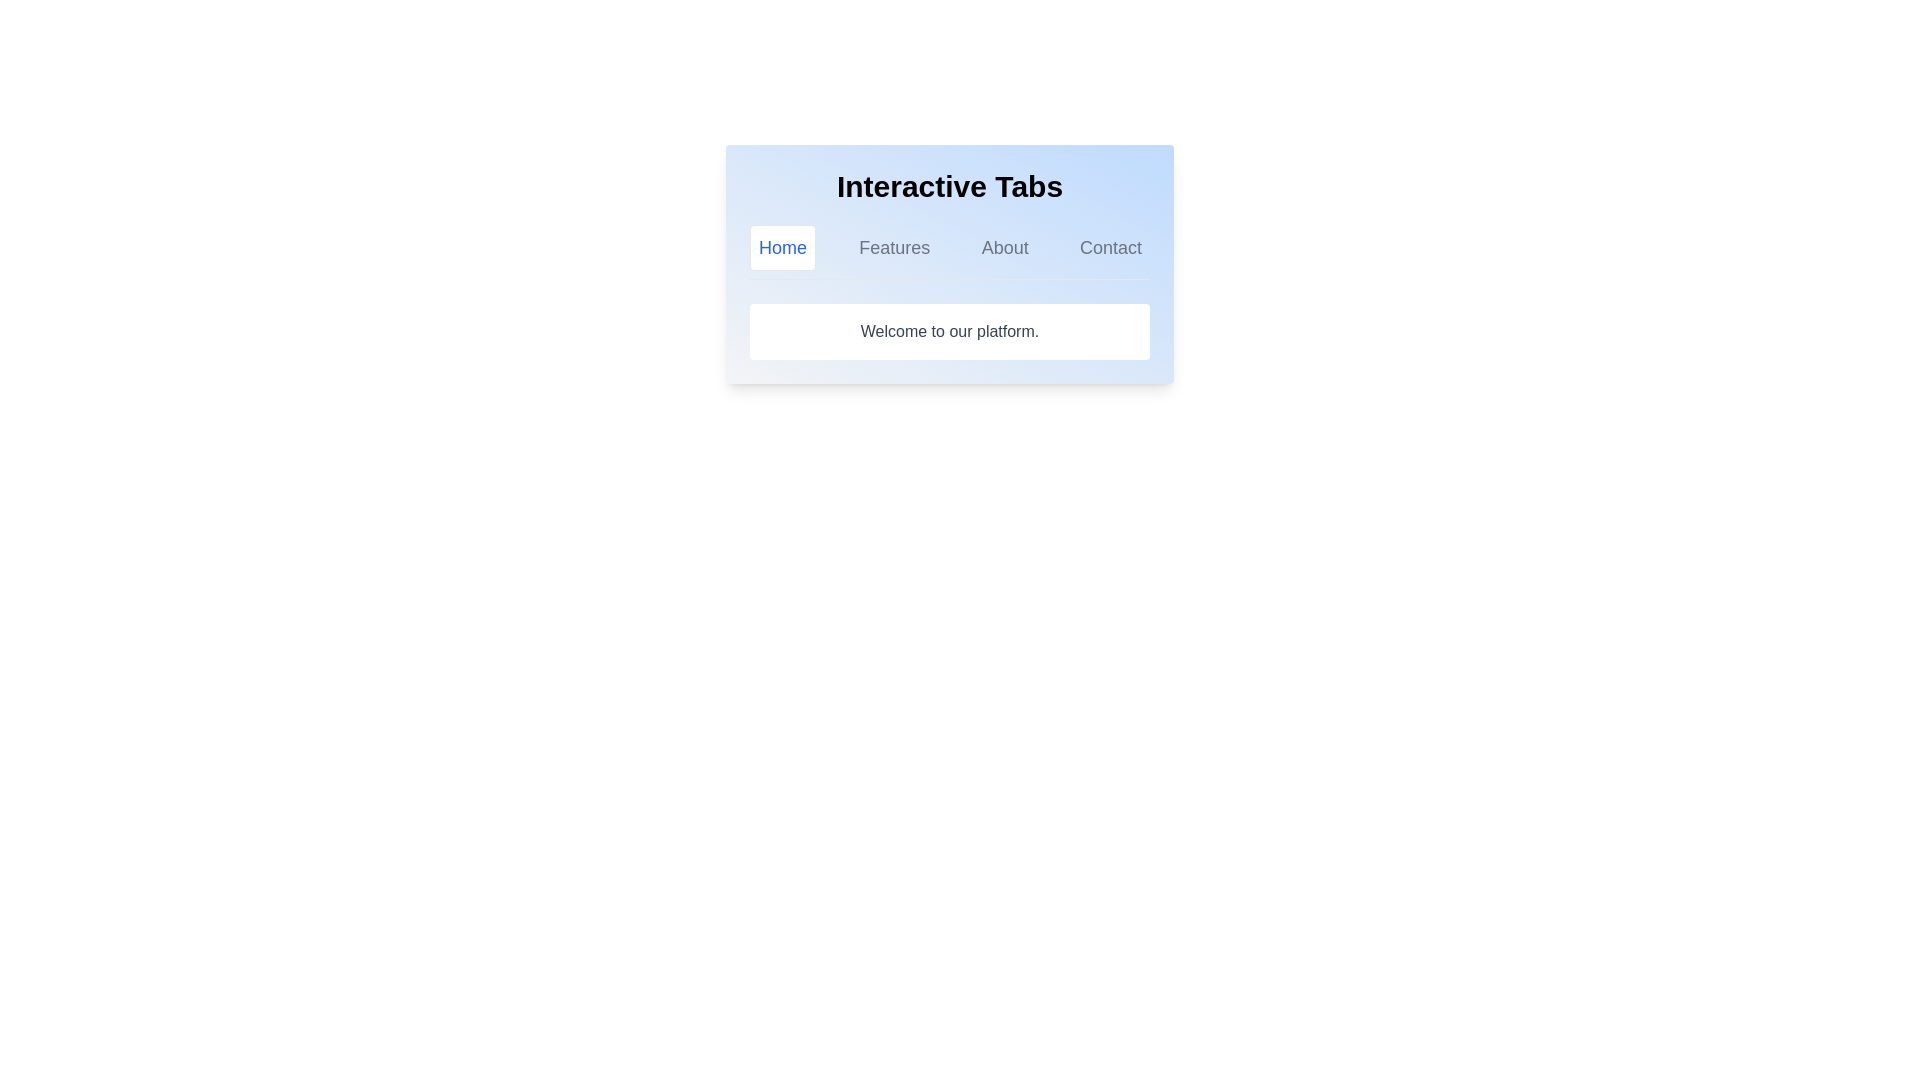 The width and height of the screenshot is (1920, 1080). Describe the element at coordinates (949, 330) in the screenshot. I see `the text 'Welcome to our platform.' to select it` at that location.